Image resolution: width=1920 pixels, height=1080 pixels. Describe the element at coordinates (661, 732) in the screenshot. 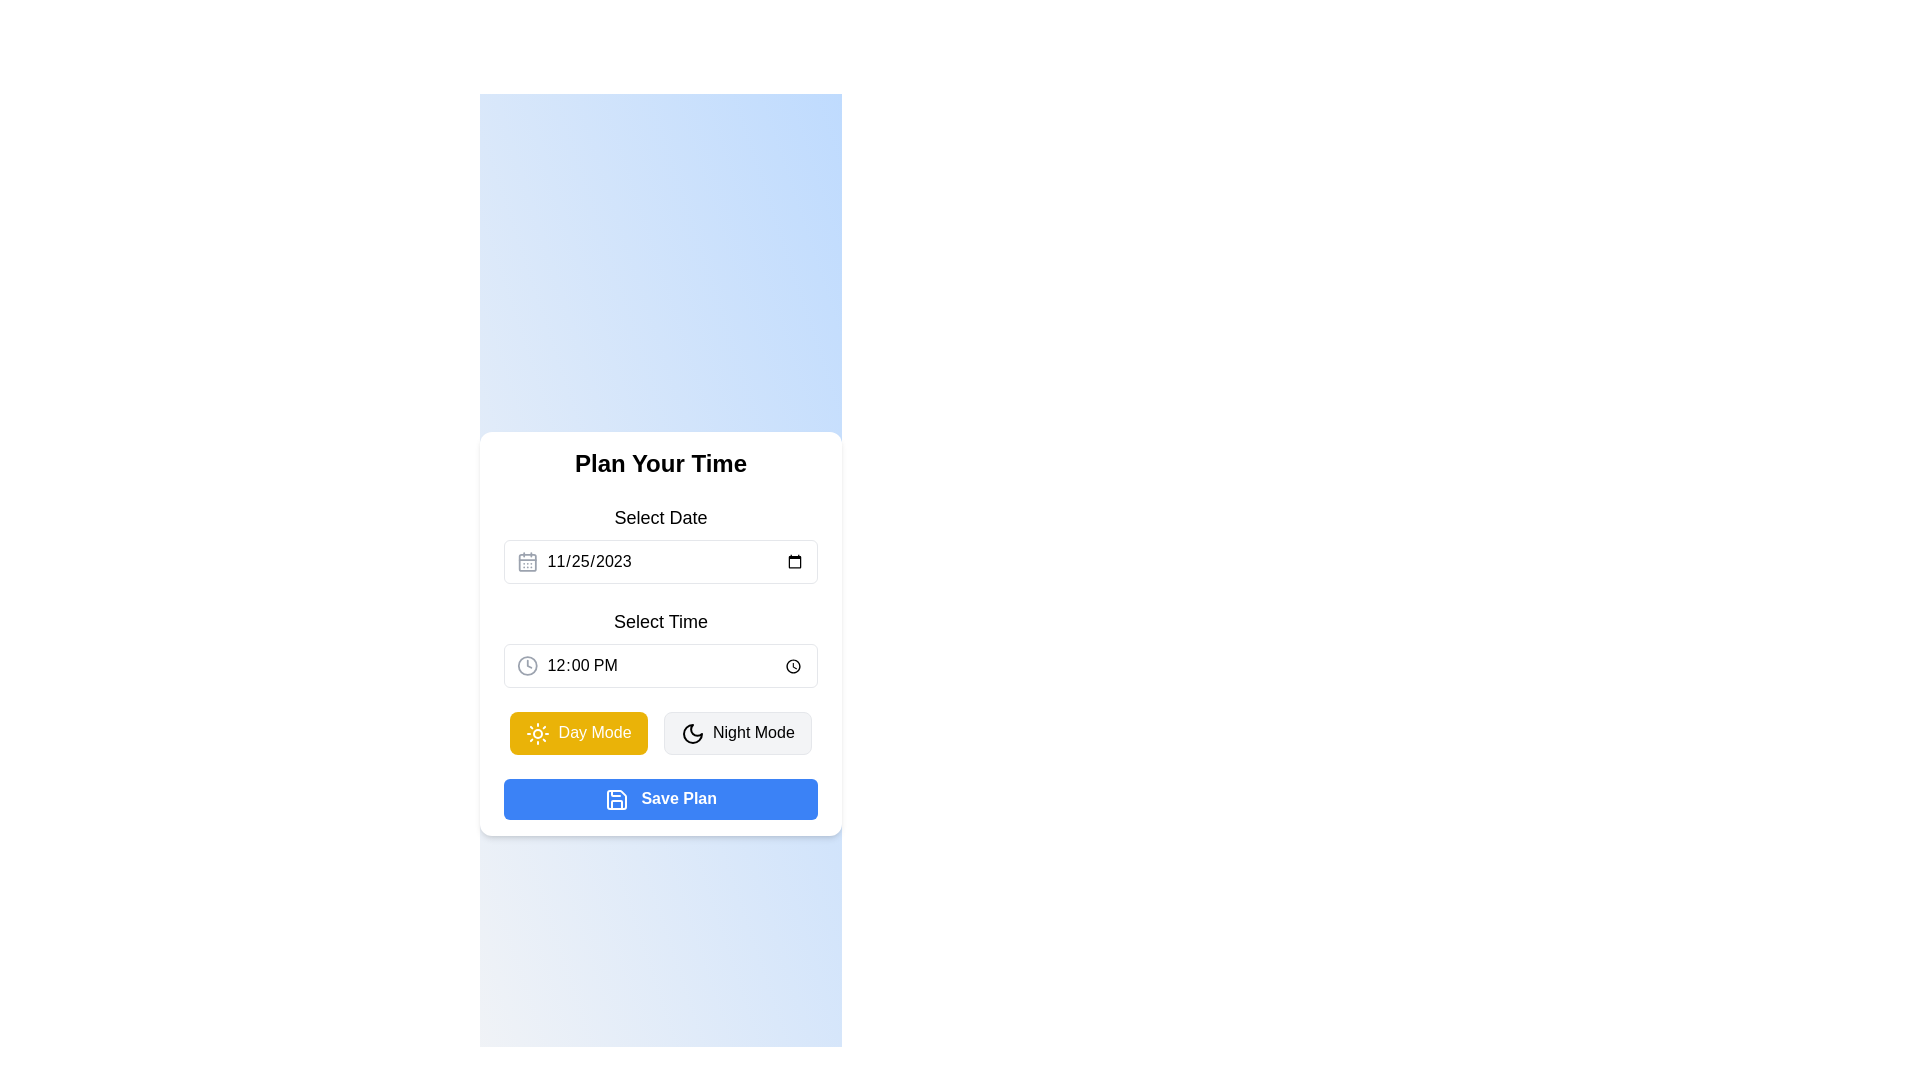

I see `the 'Day Mode' button located in the button group within the white modal` at that location.